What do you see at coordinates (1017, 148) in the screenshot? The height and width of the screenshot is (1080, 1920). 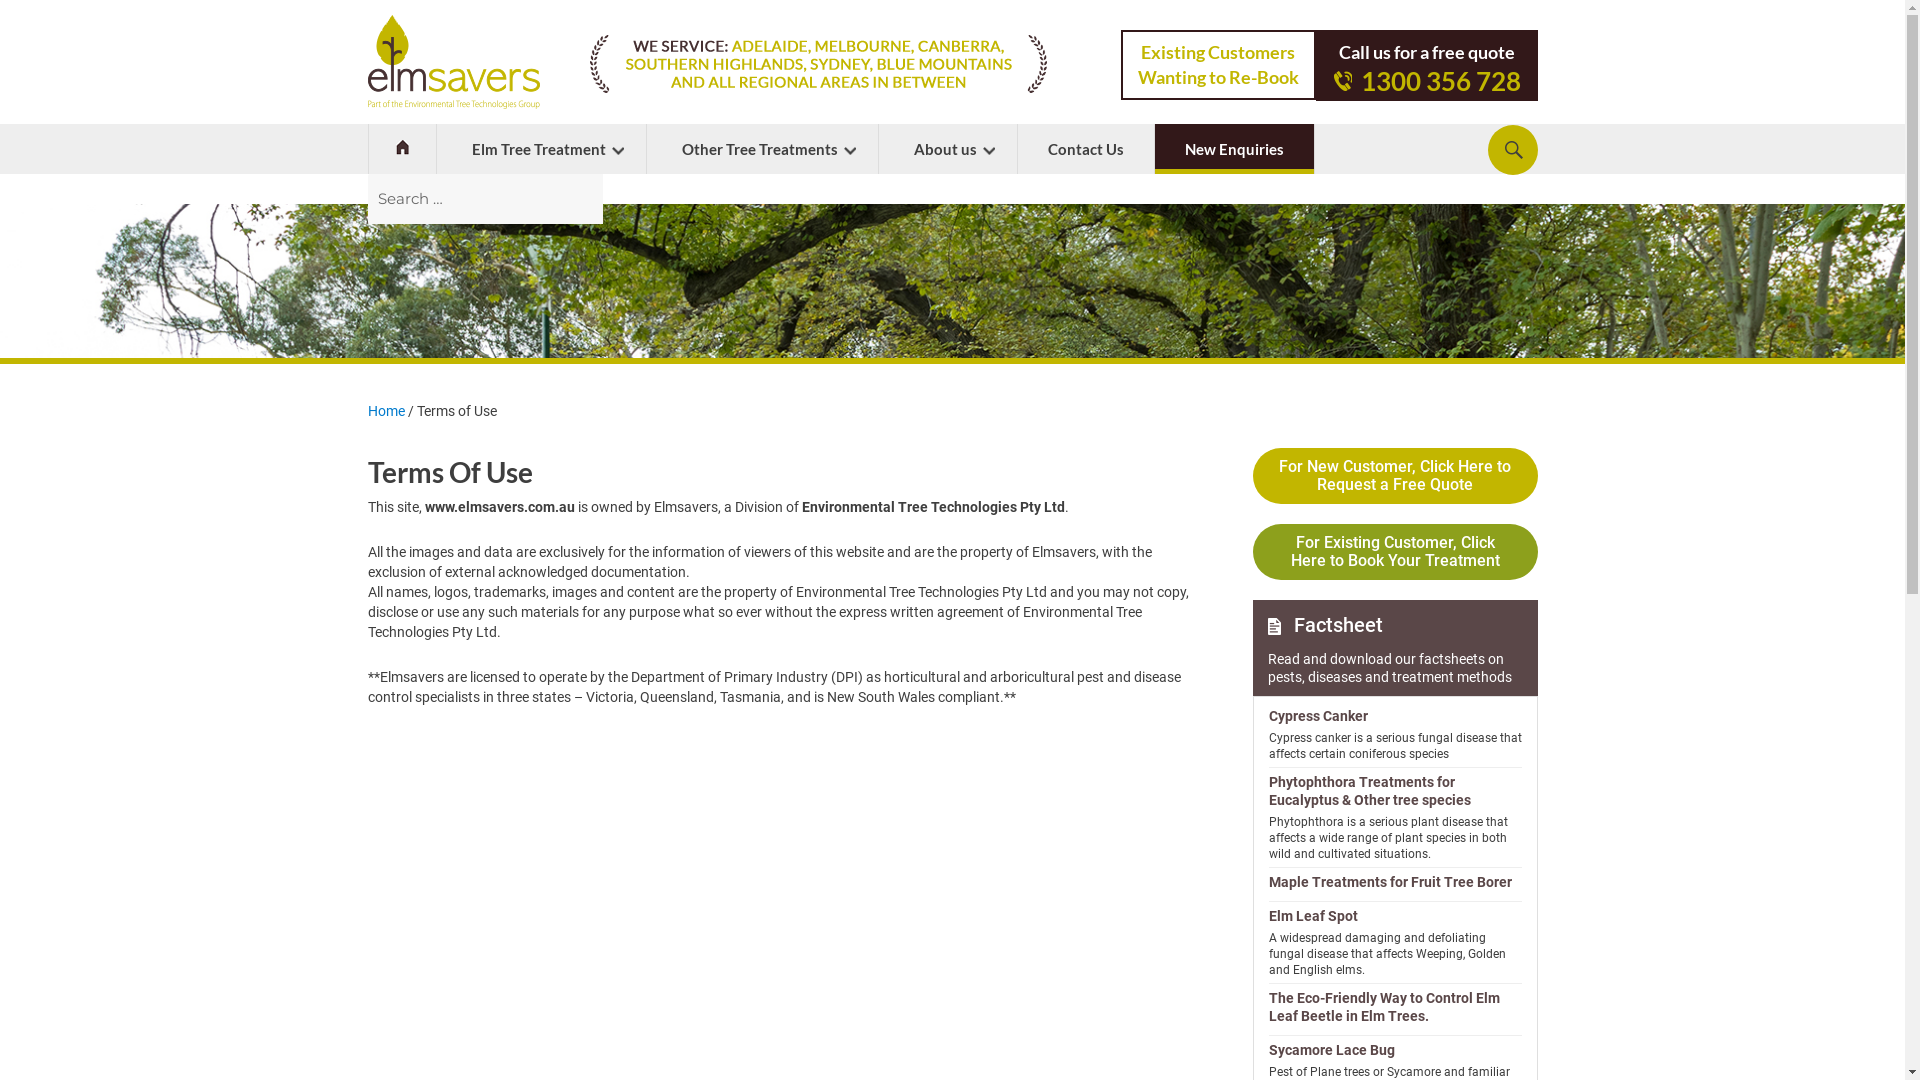 I see `'Contact Us'` at bounding box center [1017, 148].